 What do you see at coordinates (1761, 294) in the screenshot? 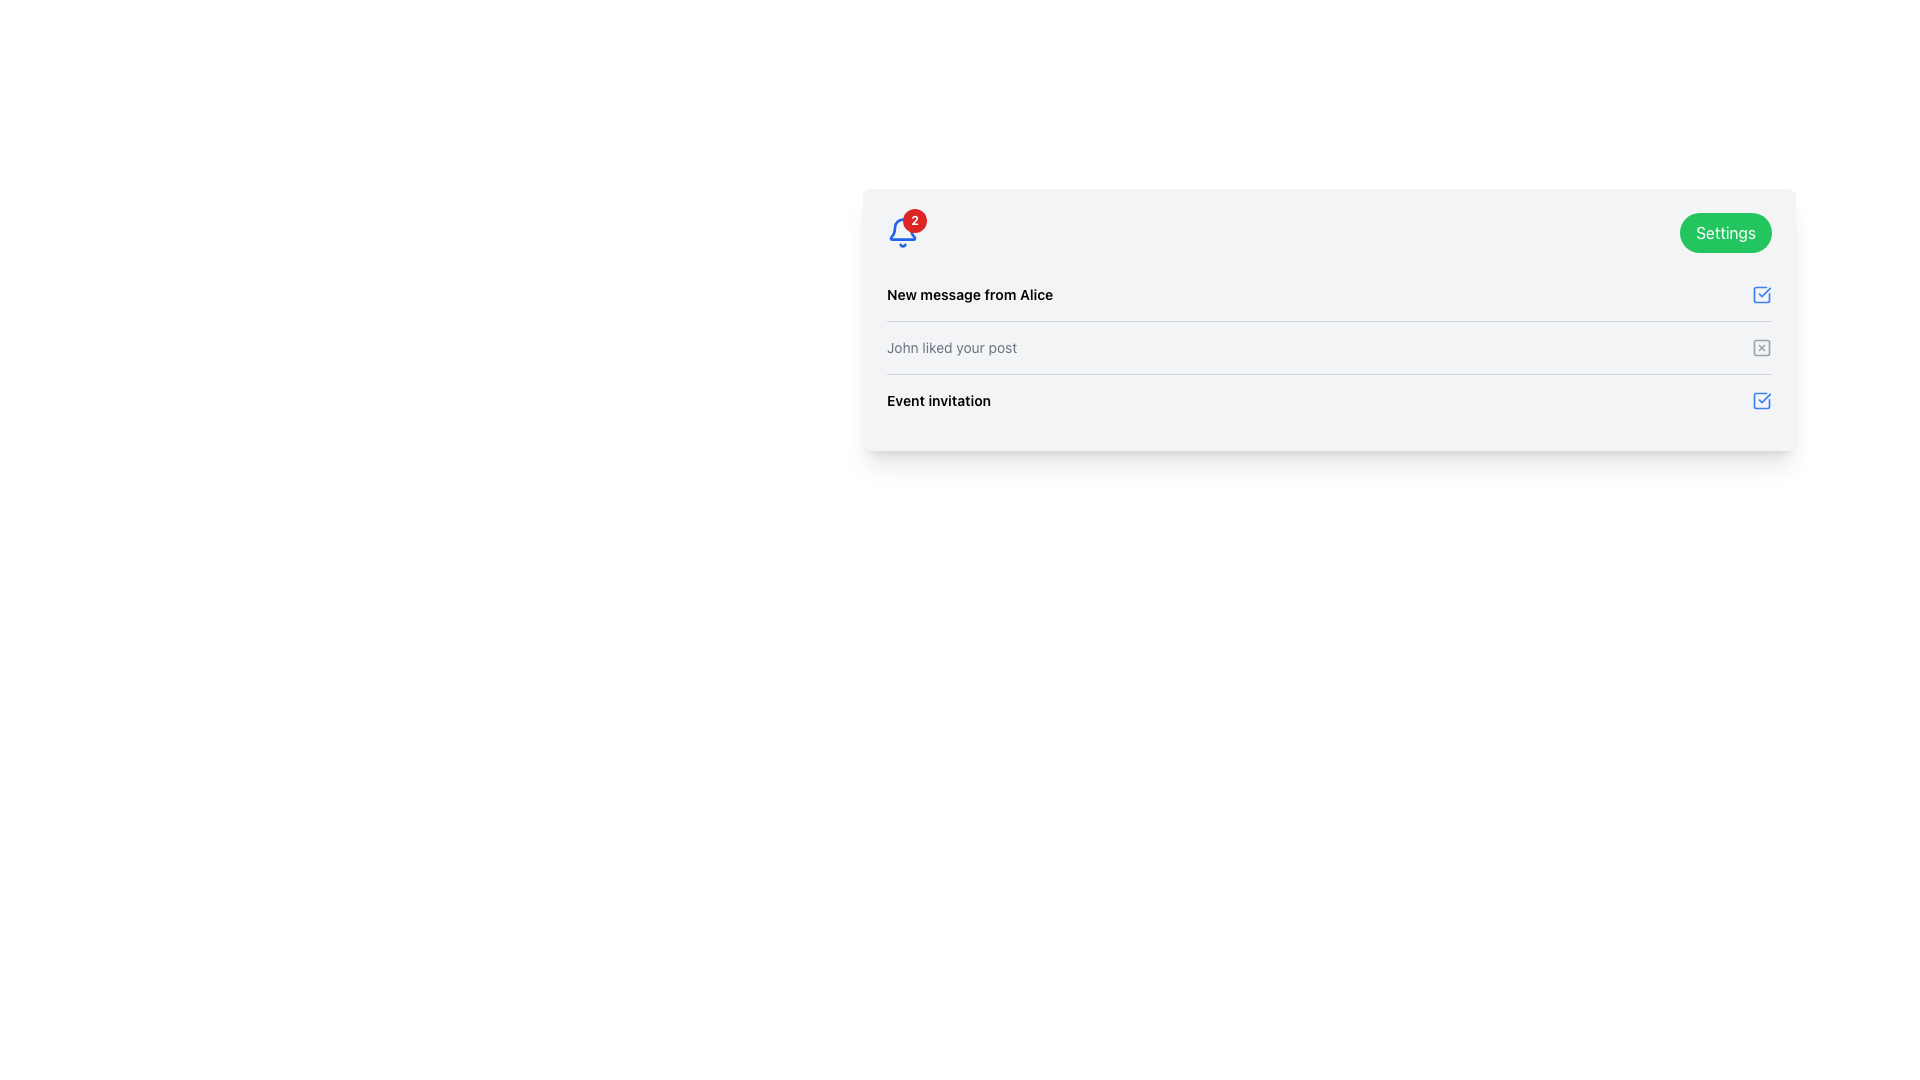
I see `the small square-shaped interactive icon with a blue outline and checkmark, located to the right of 'New message from Alice'` at bounding box center [1761, 294].